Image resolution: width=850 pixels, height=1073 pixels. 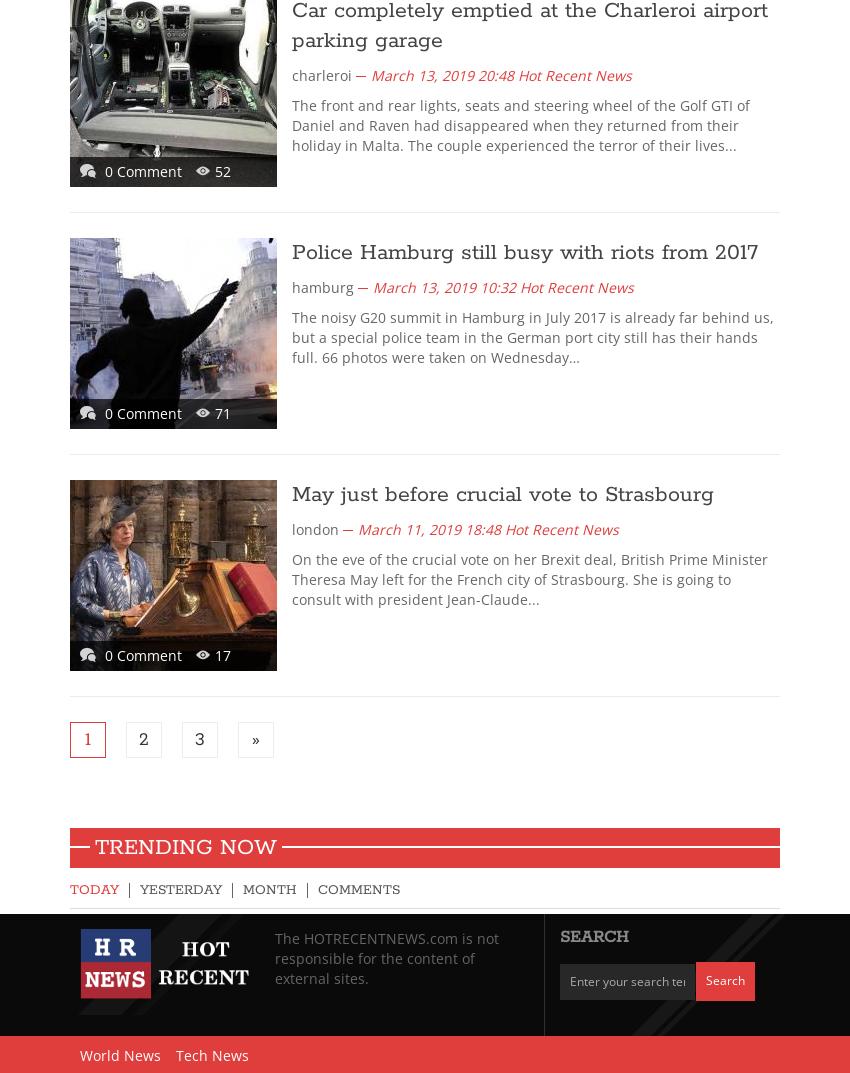 I want to click on '17', so click(x=223, y=654).